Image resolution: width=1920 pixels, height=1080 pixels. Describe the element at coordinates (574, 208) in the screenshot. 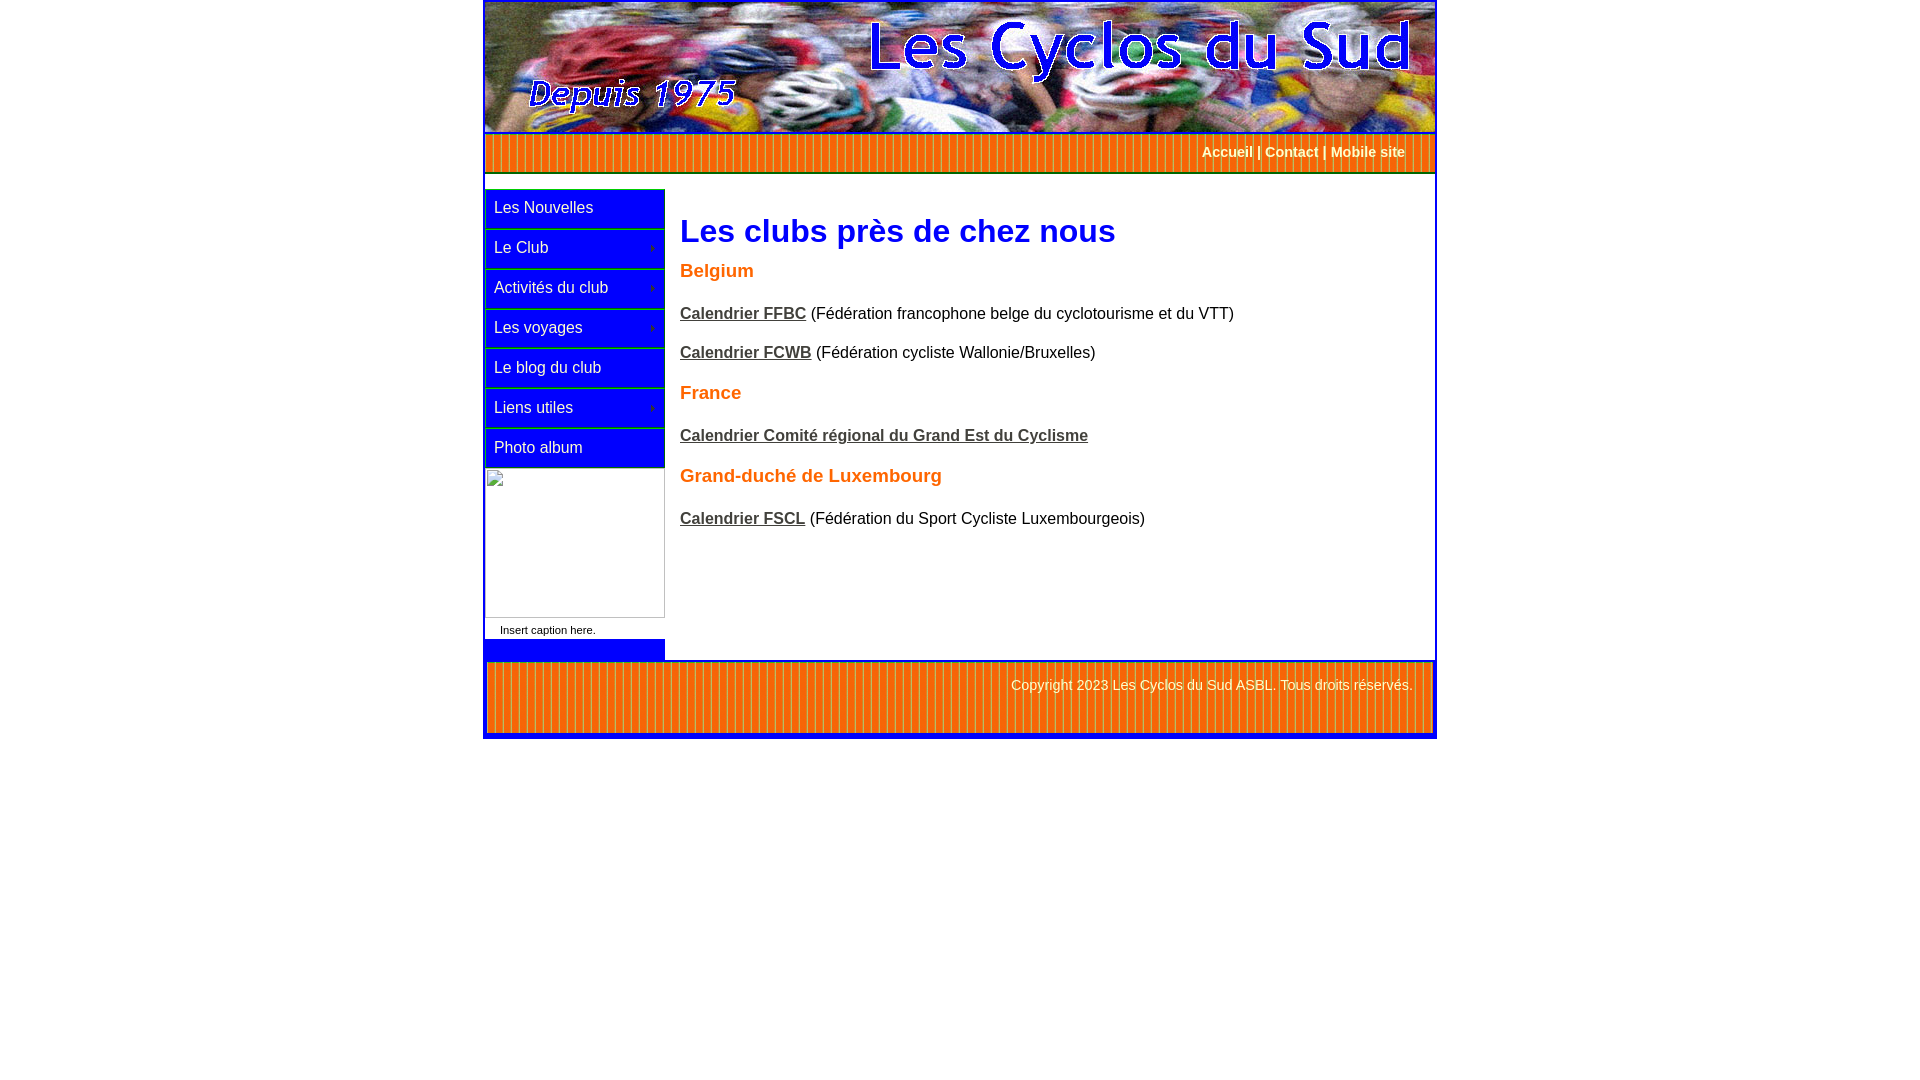

I see `'Les Nouvelles'` at that location.